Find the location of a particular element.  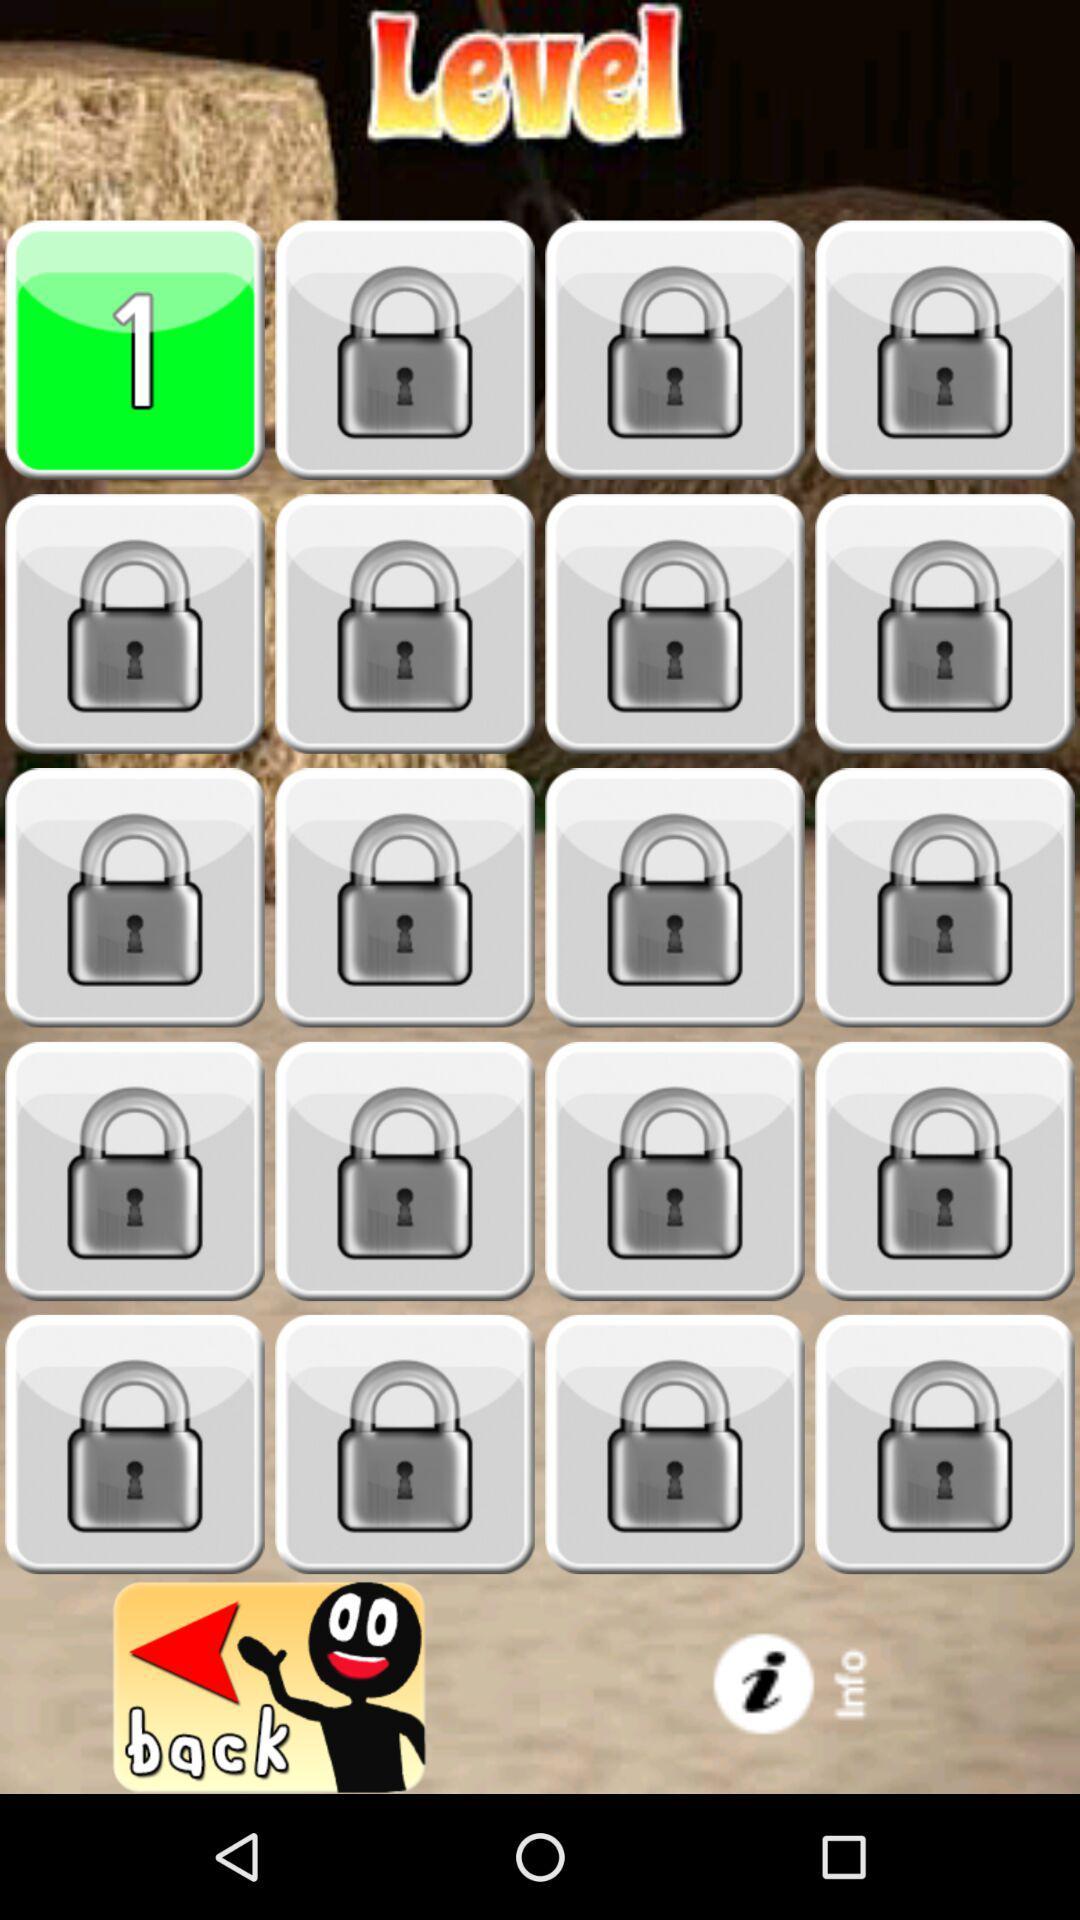

game page is located at coordinates (135, 350).